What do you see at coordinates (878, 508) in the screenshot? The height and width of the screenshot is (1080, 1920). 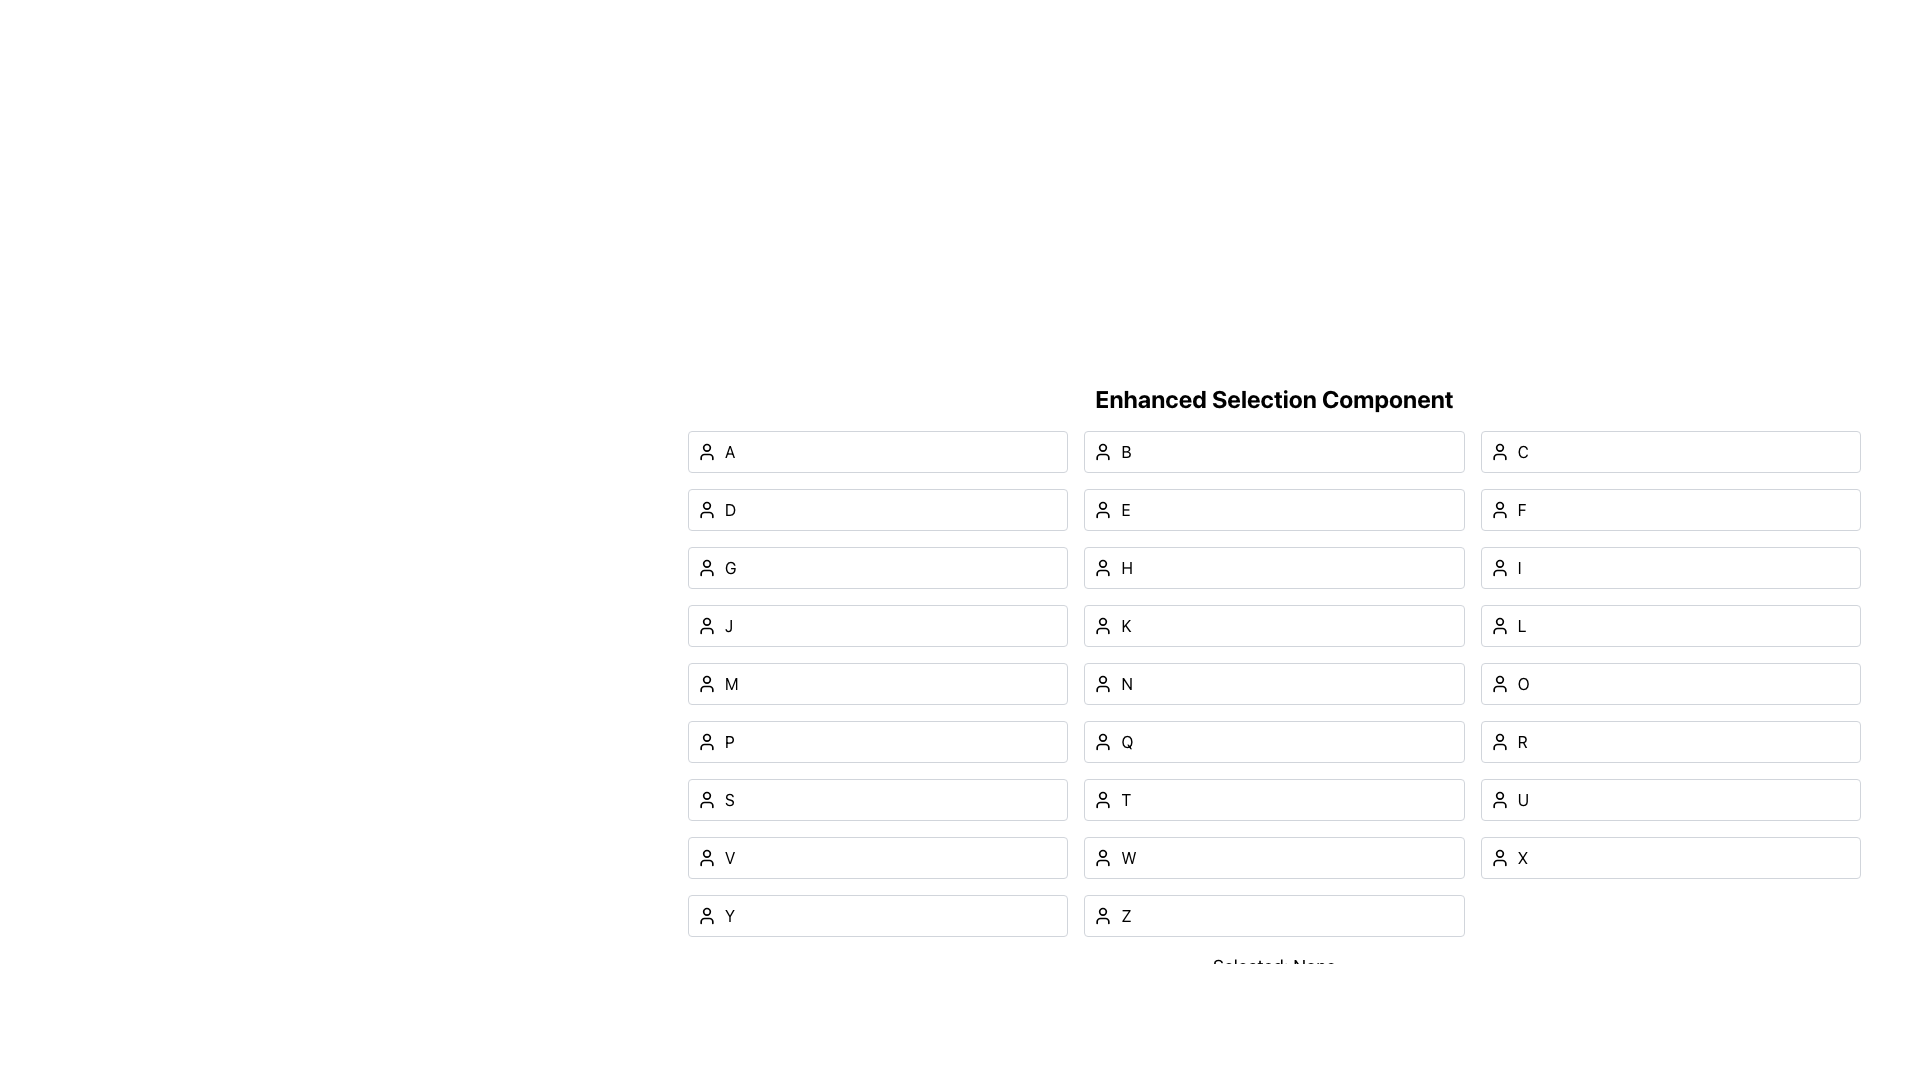 I see `the button representing the letter 'D'` at bounding box center [878, 508].